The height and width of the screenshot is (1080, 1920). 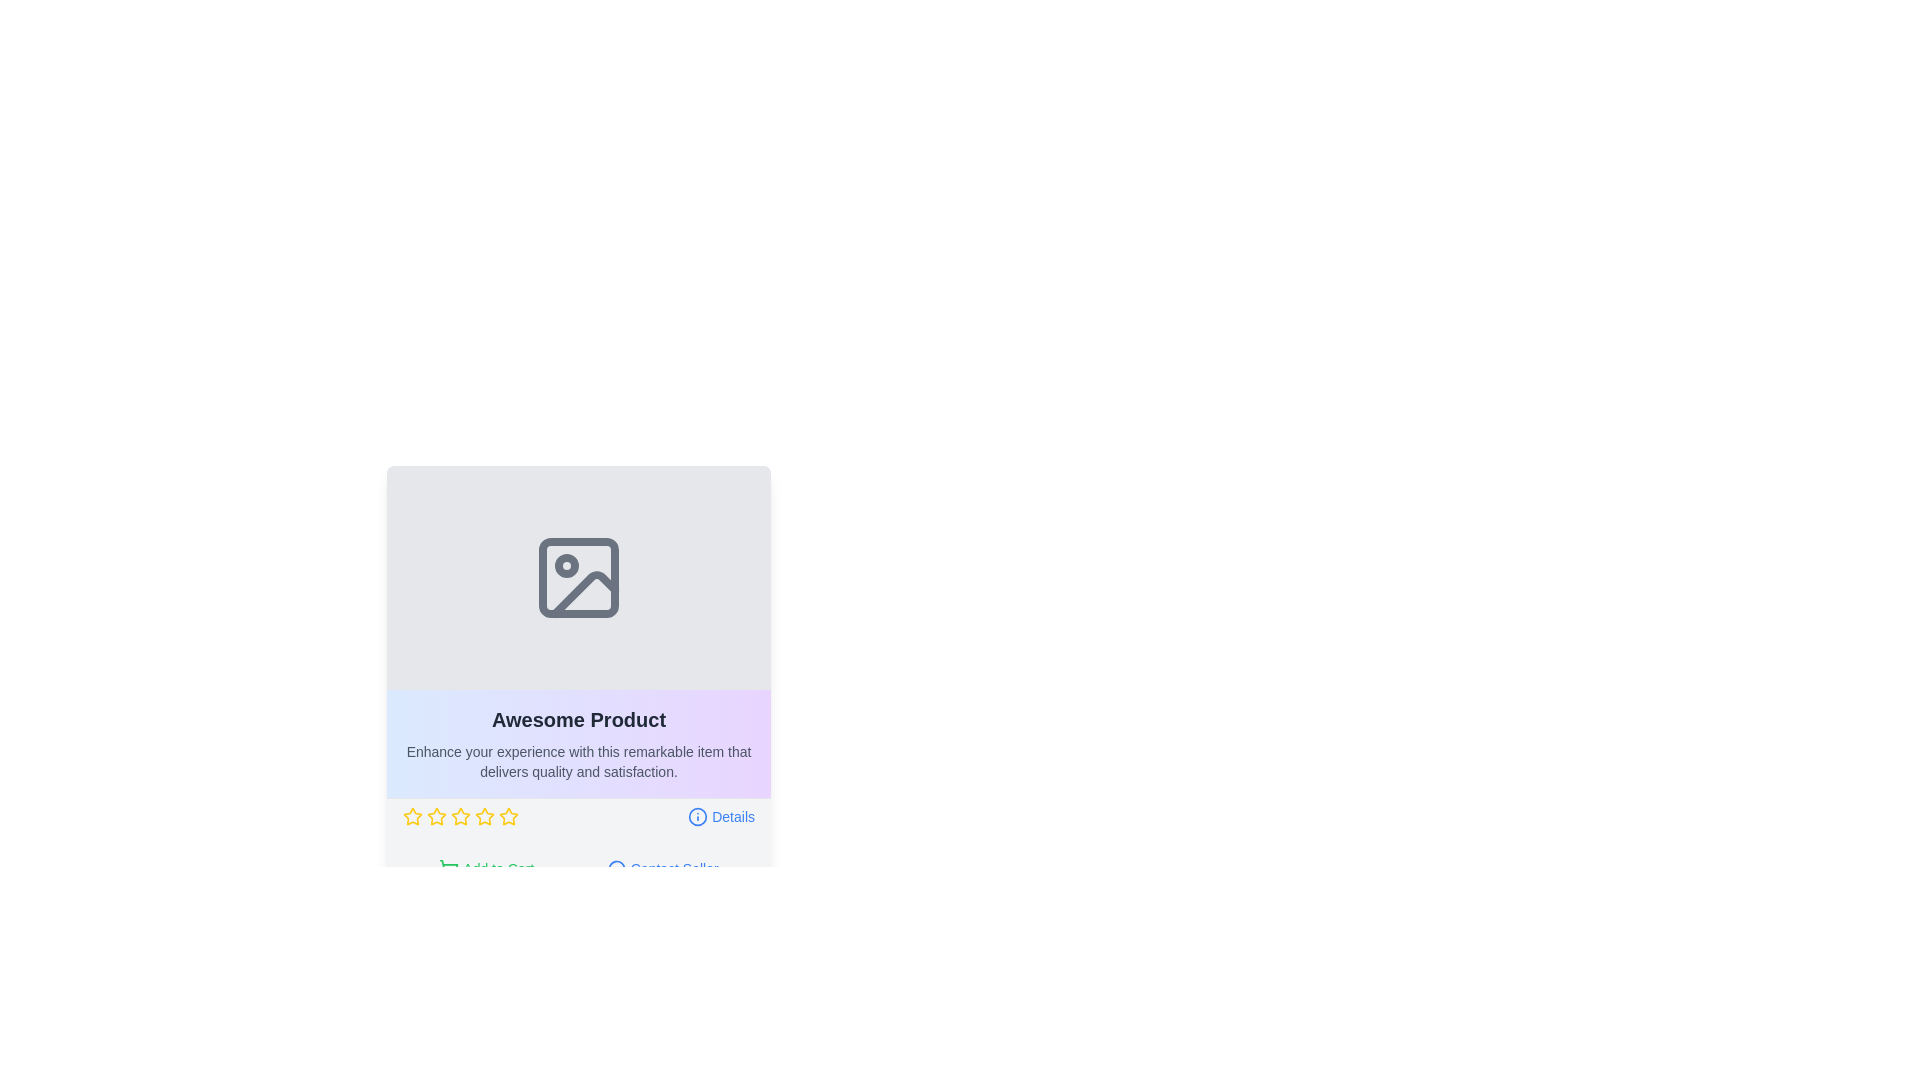 What do you see at coordinates (486, 867) in the screenshot?
I see `the 'Add to Cart' button with green text and a shopping cart icon to trigger the hover effect` at bounding box center [486, 867].